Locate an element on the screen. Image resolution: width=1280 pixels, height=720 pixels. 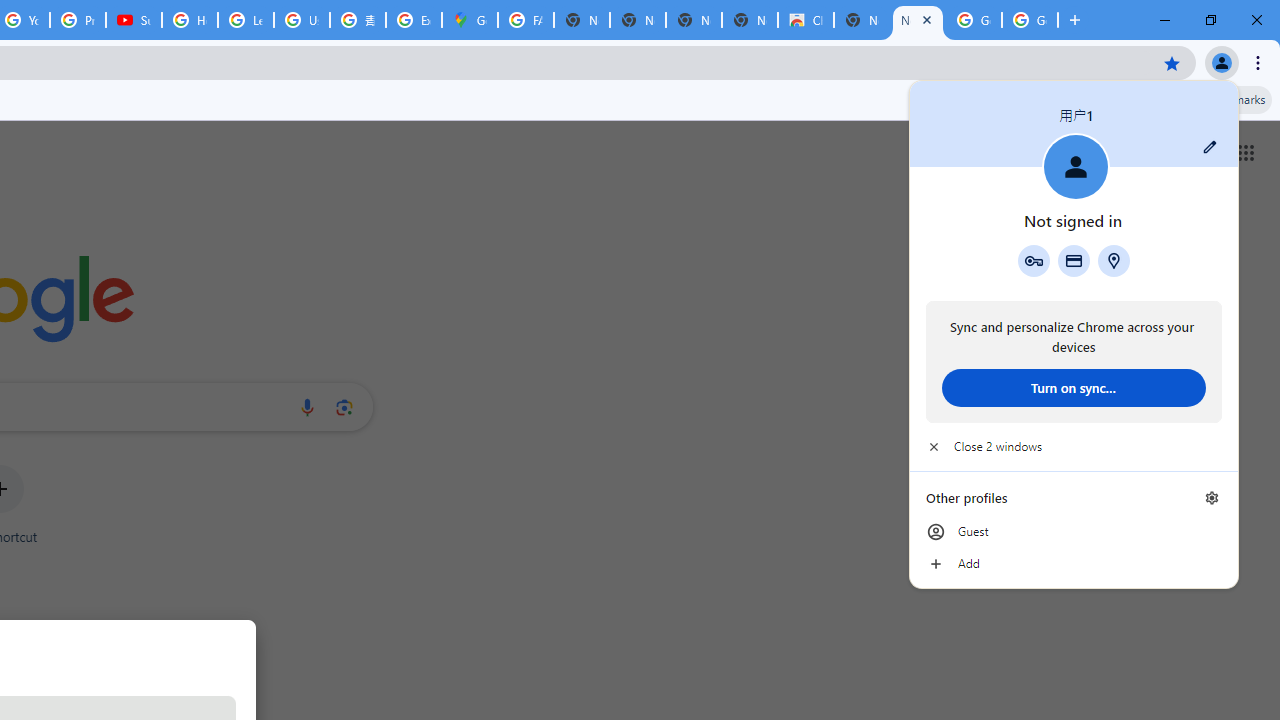
'How Chrome protects your passwords - Google Chrome Help' is located at coordinates (190, 20).